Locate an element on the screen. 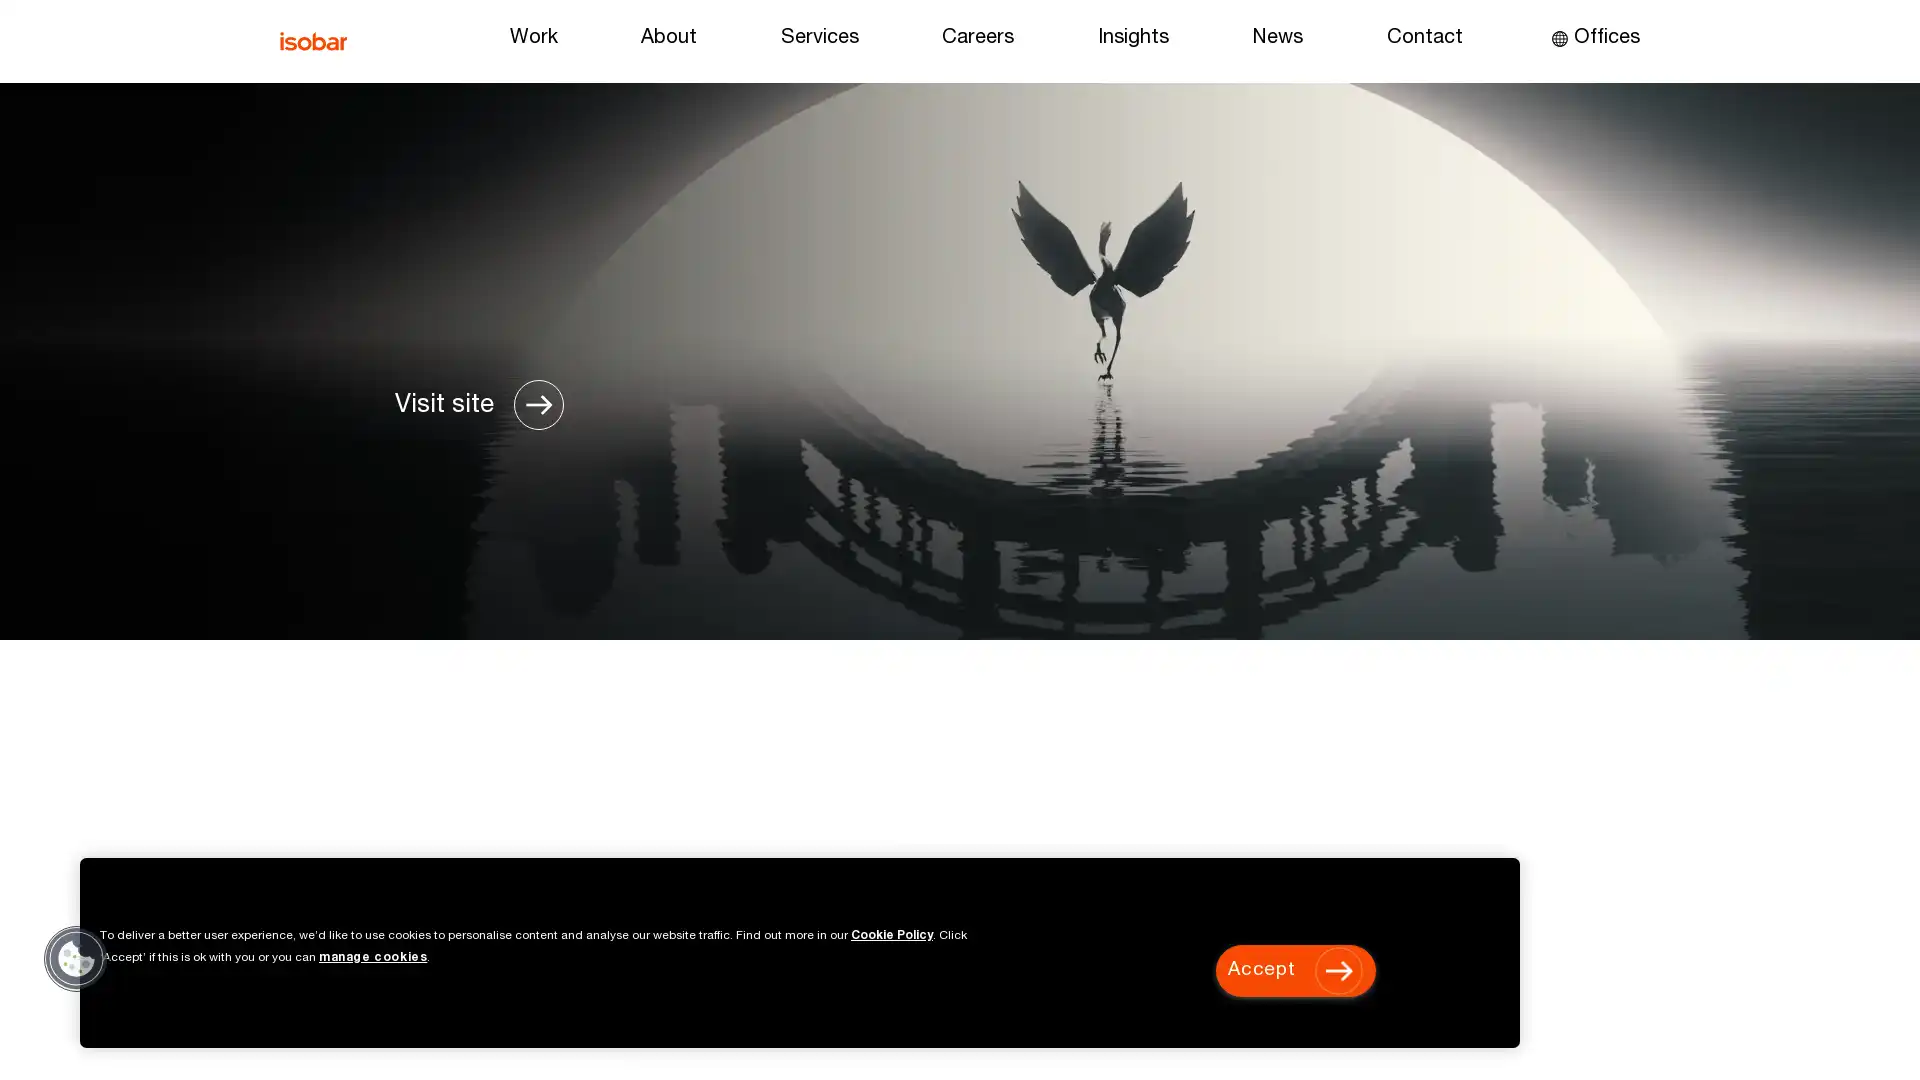 This screenshot has width=1920, height=1080. Accept is located at coordinates (1295, 970).